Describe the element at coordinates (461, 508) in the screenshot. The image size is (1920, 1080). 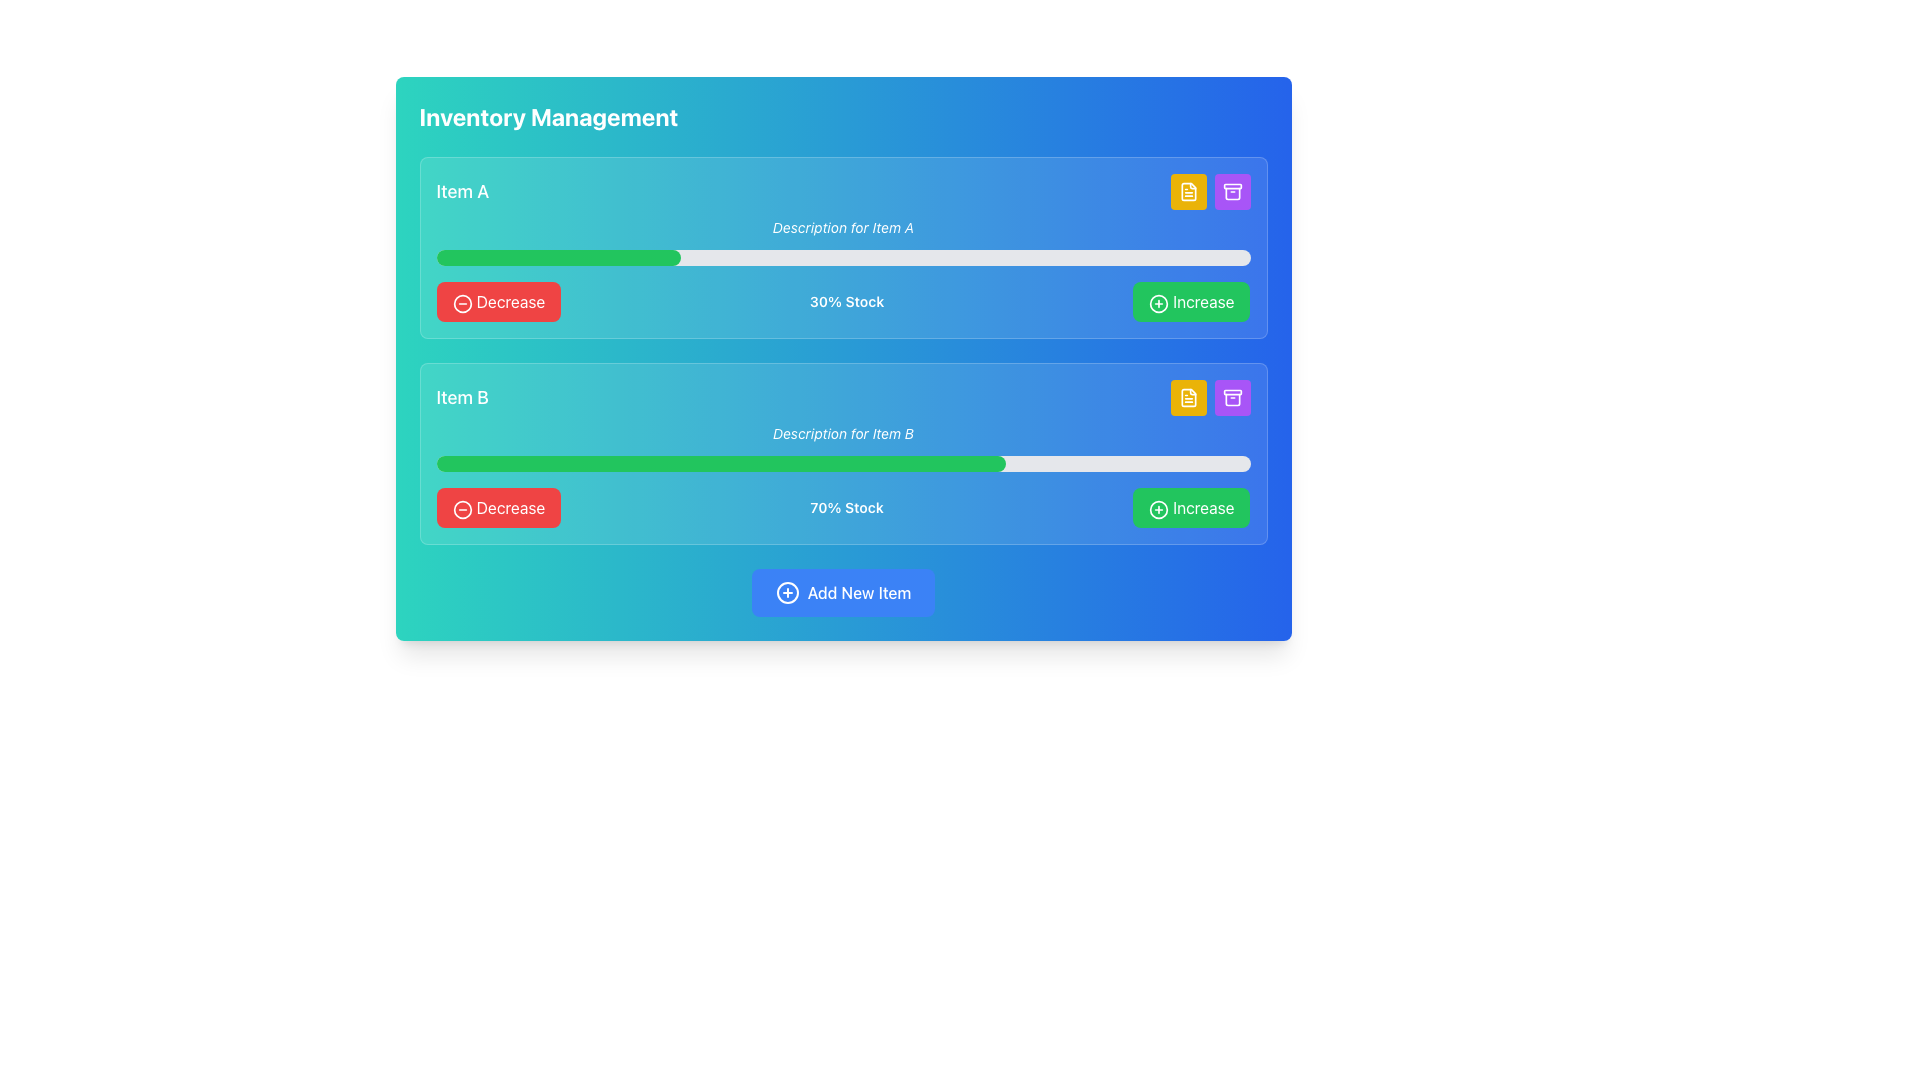
I see `the red circular icon with a minus symbol inside, which is part of the 'Decrease' button located in the second inventory item row below the green progress bar indicating '70% Stock'` at that location.